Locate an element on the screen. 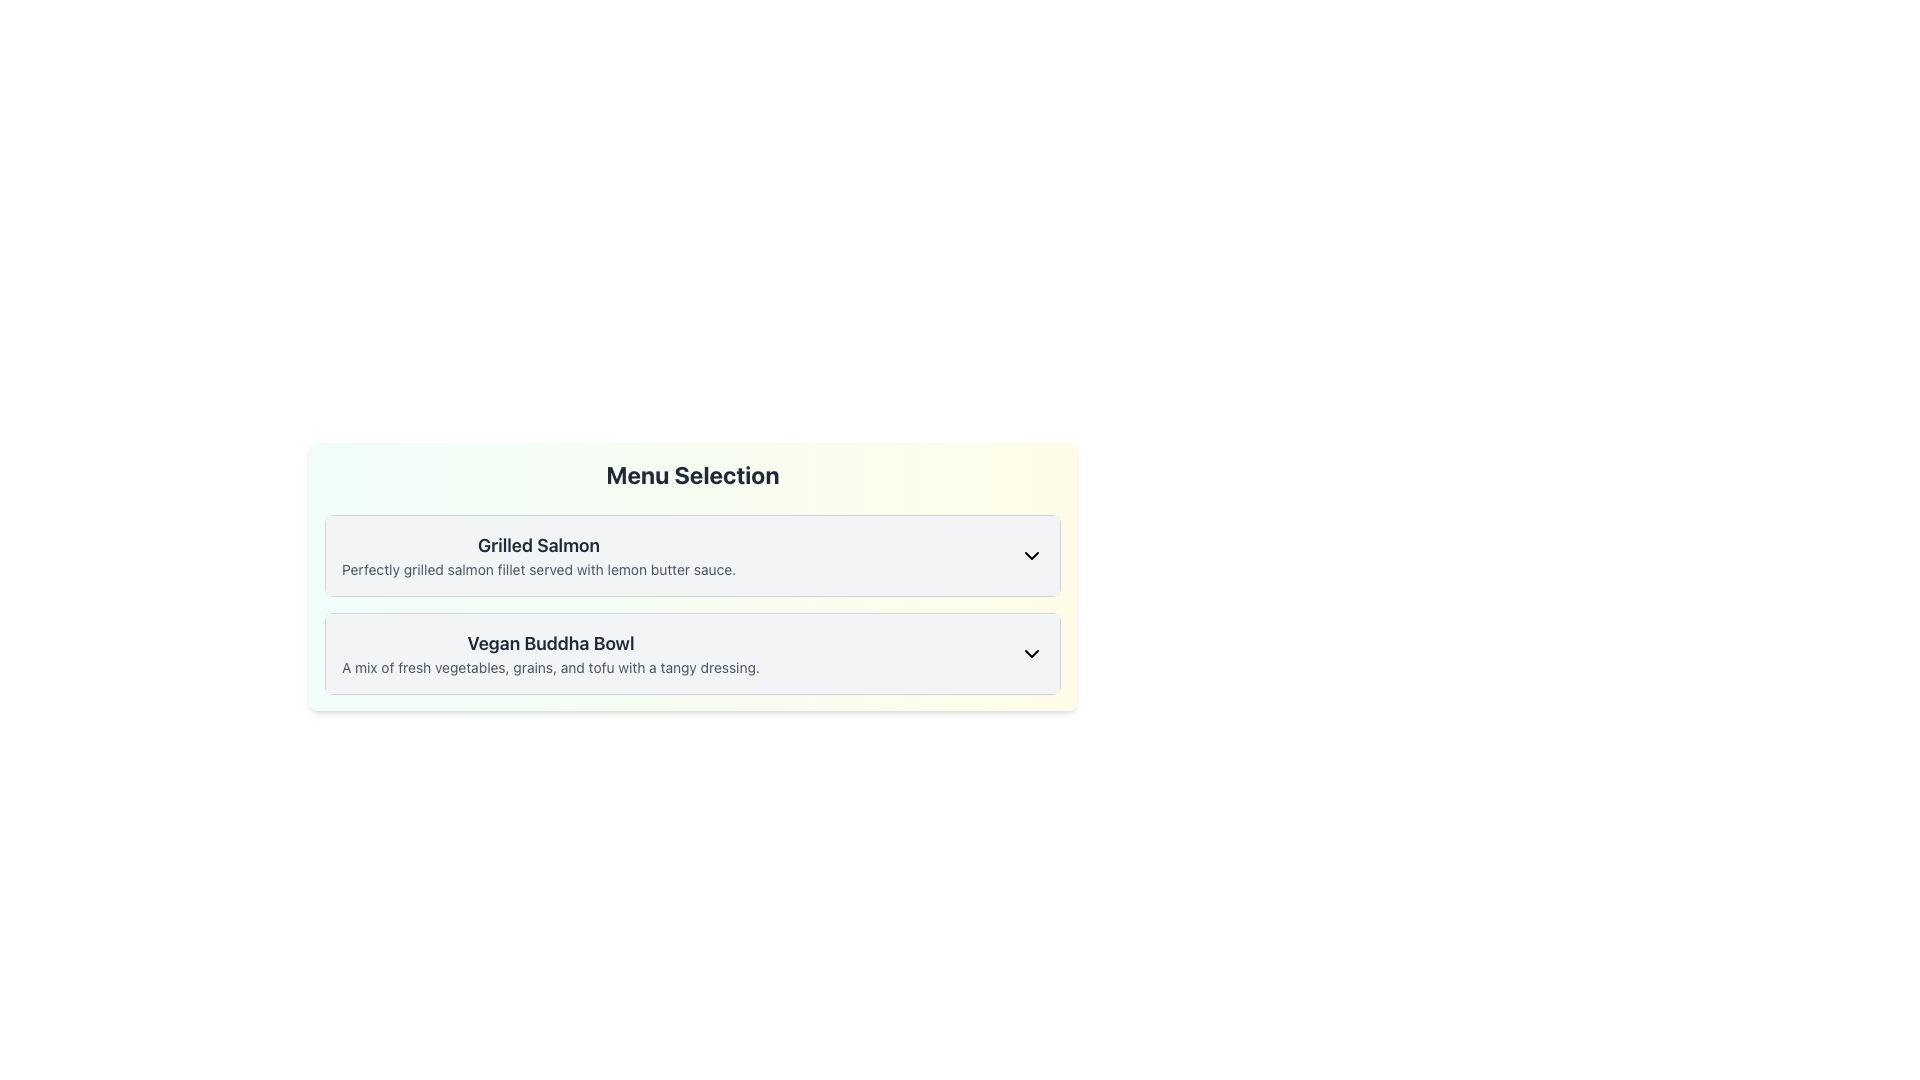 The image size is (1920, 1080). the first text label that serves as a heading for the first menu option, located under the 'Menu Selection' heading is located at coordinates (539, 546).